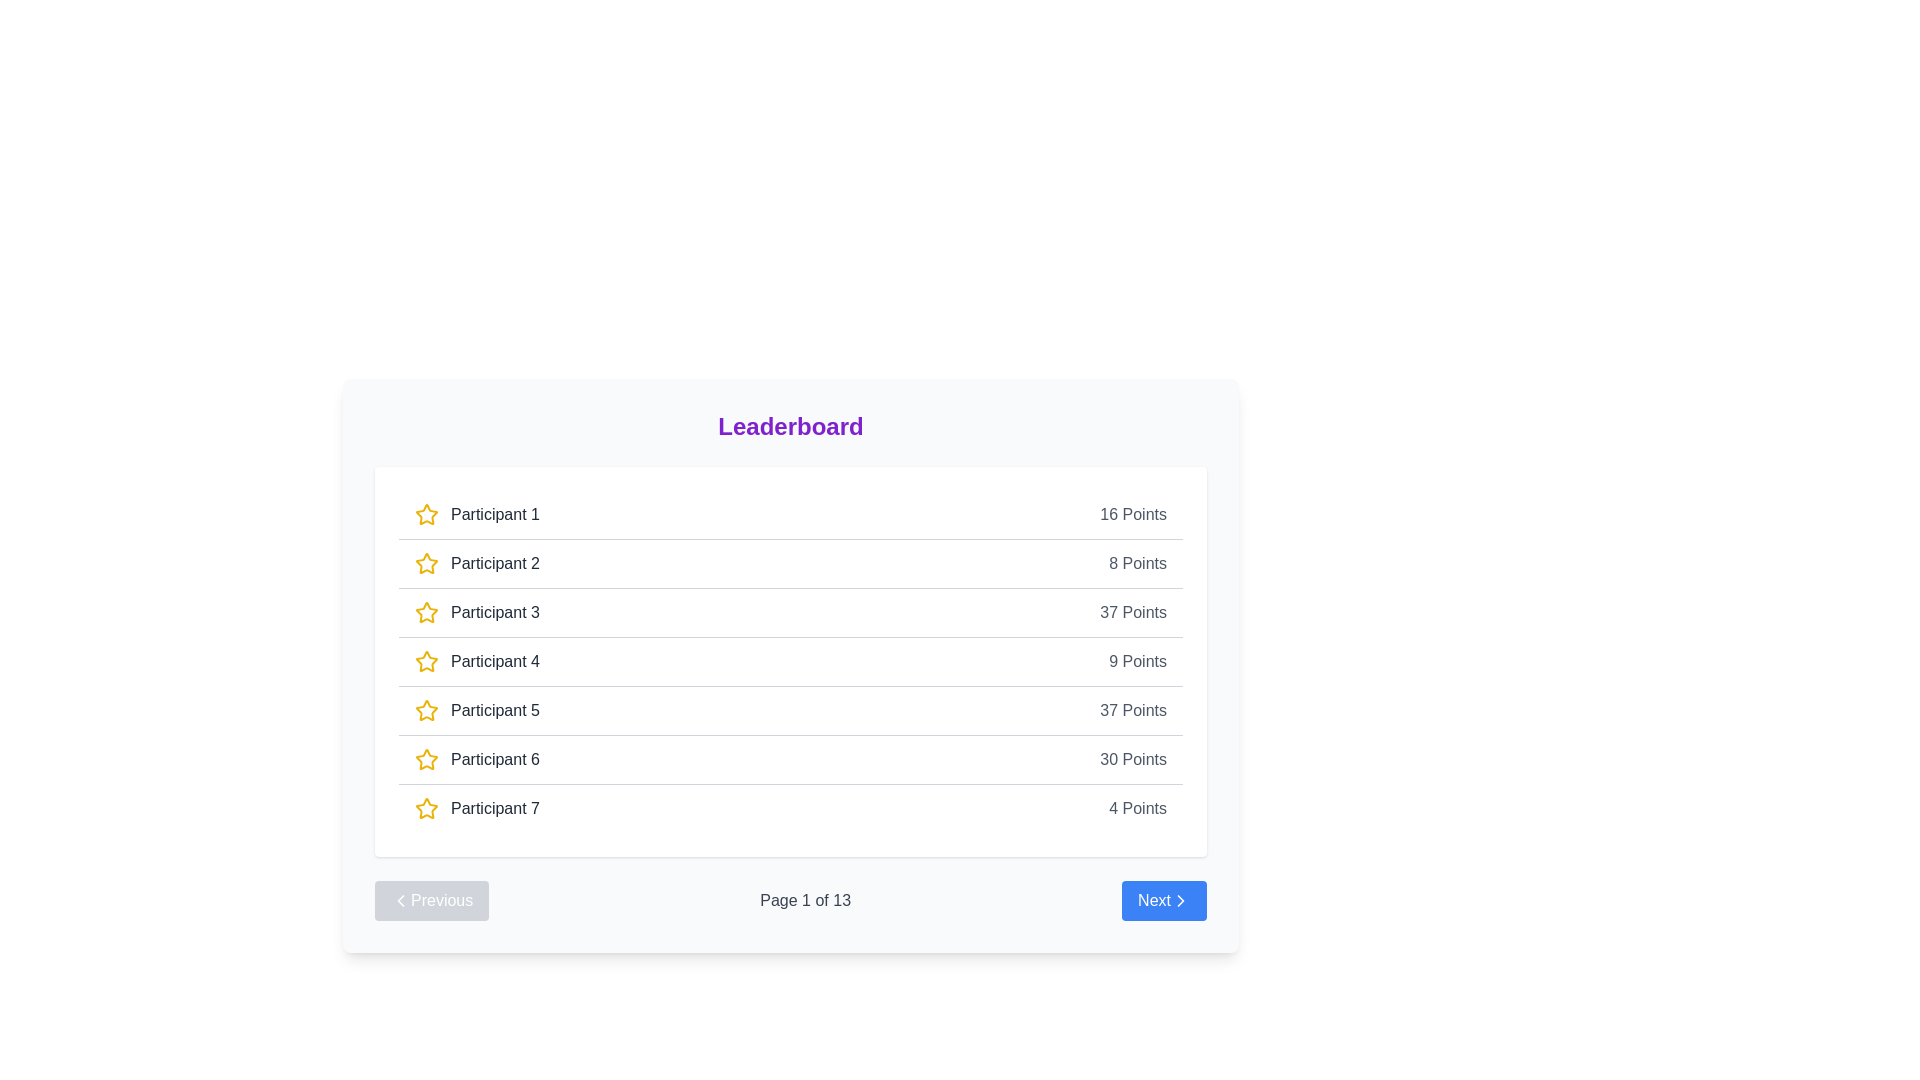  I want to click on the informational text label that indicates the current page number in the leaderboard data, located in the navigation bar at the bottom of the interface, so click(805, 901).